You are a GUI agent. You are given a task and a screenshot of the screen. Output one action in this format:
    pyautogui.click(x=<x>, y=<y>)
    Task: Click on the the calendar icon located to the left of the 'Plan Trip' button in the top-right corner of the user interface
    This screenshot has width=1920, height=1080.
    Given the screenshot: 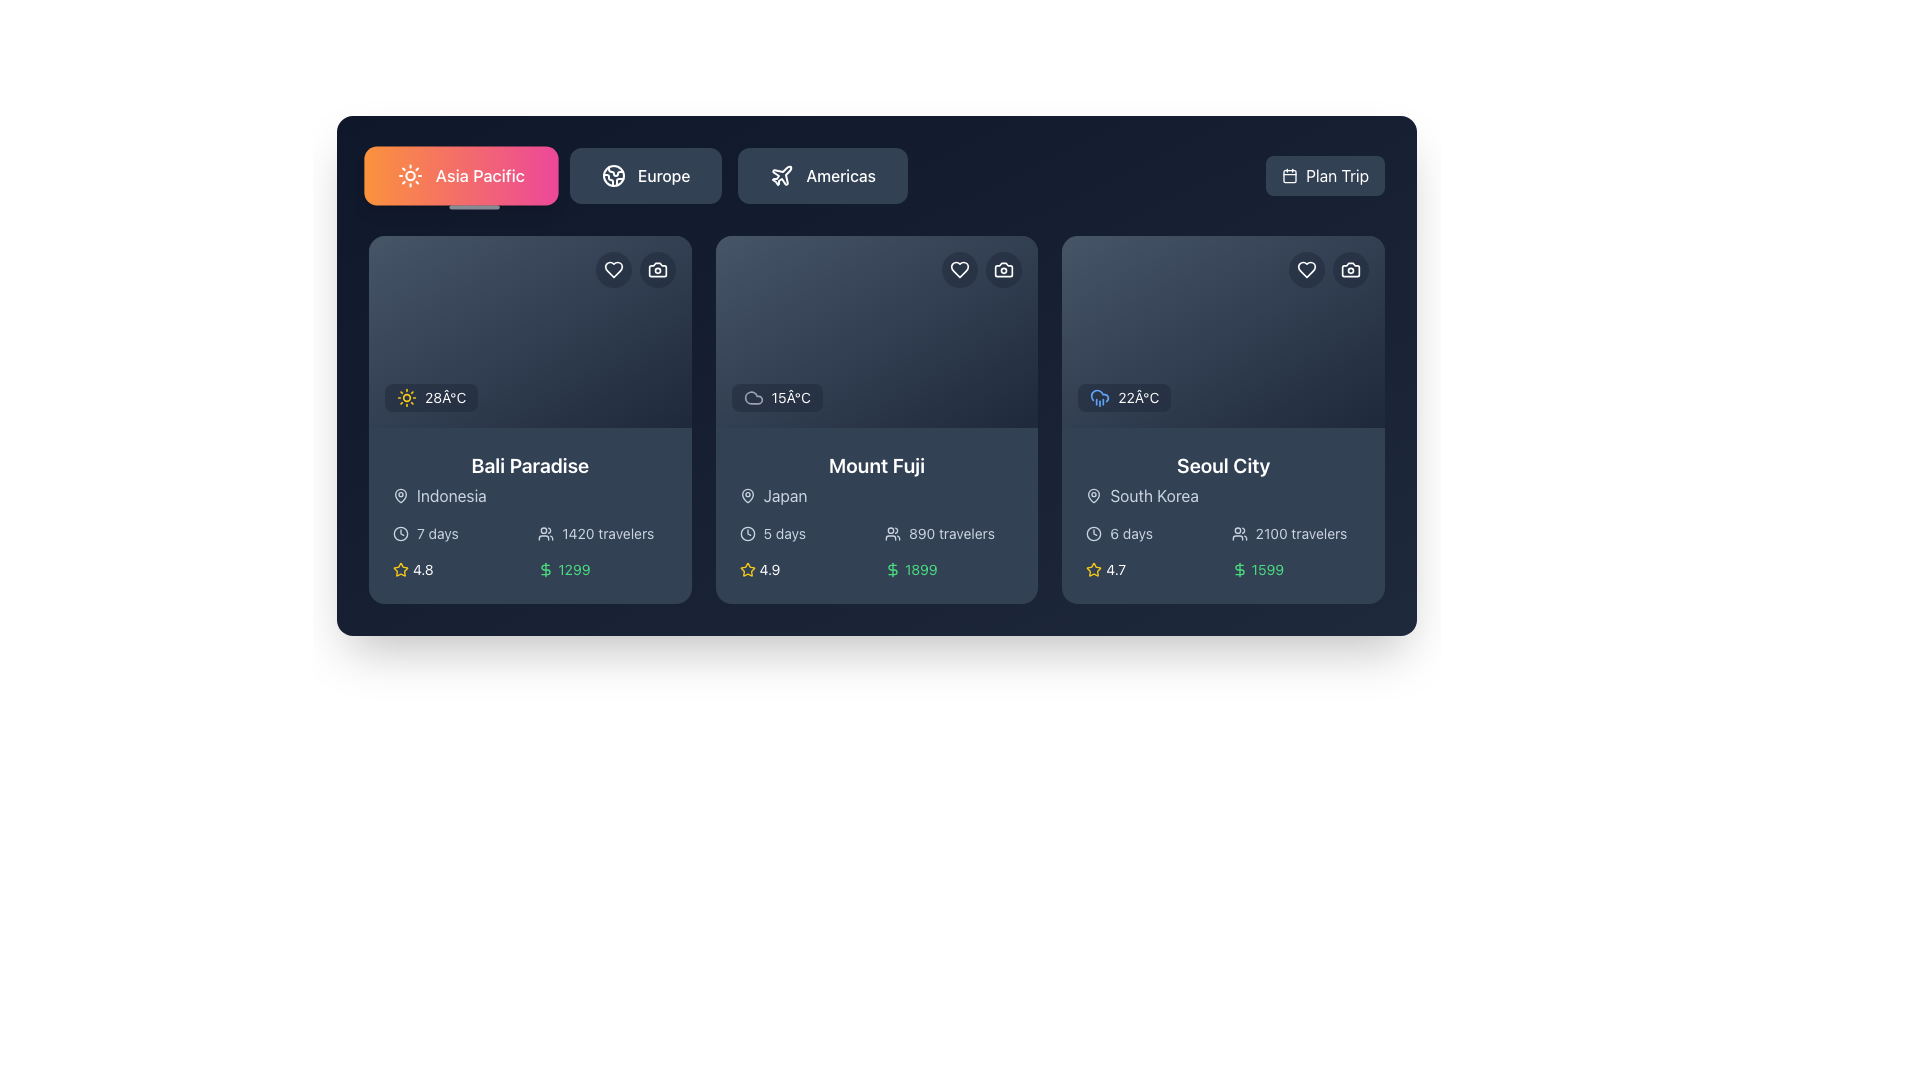 What is the action you would take?
    pyautogui.click(x=1290, y=175)
    